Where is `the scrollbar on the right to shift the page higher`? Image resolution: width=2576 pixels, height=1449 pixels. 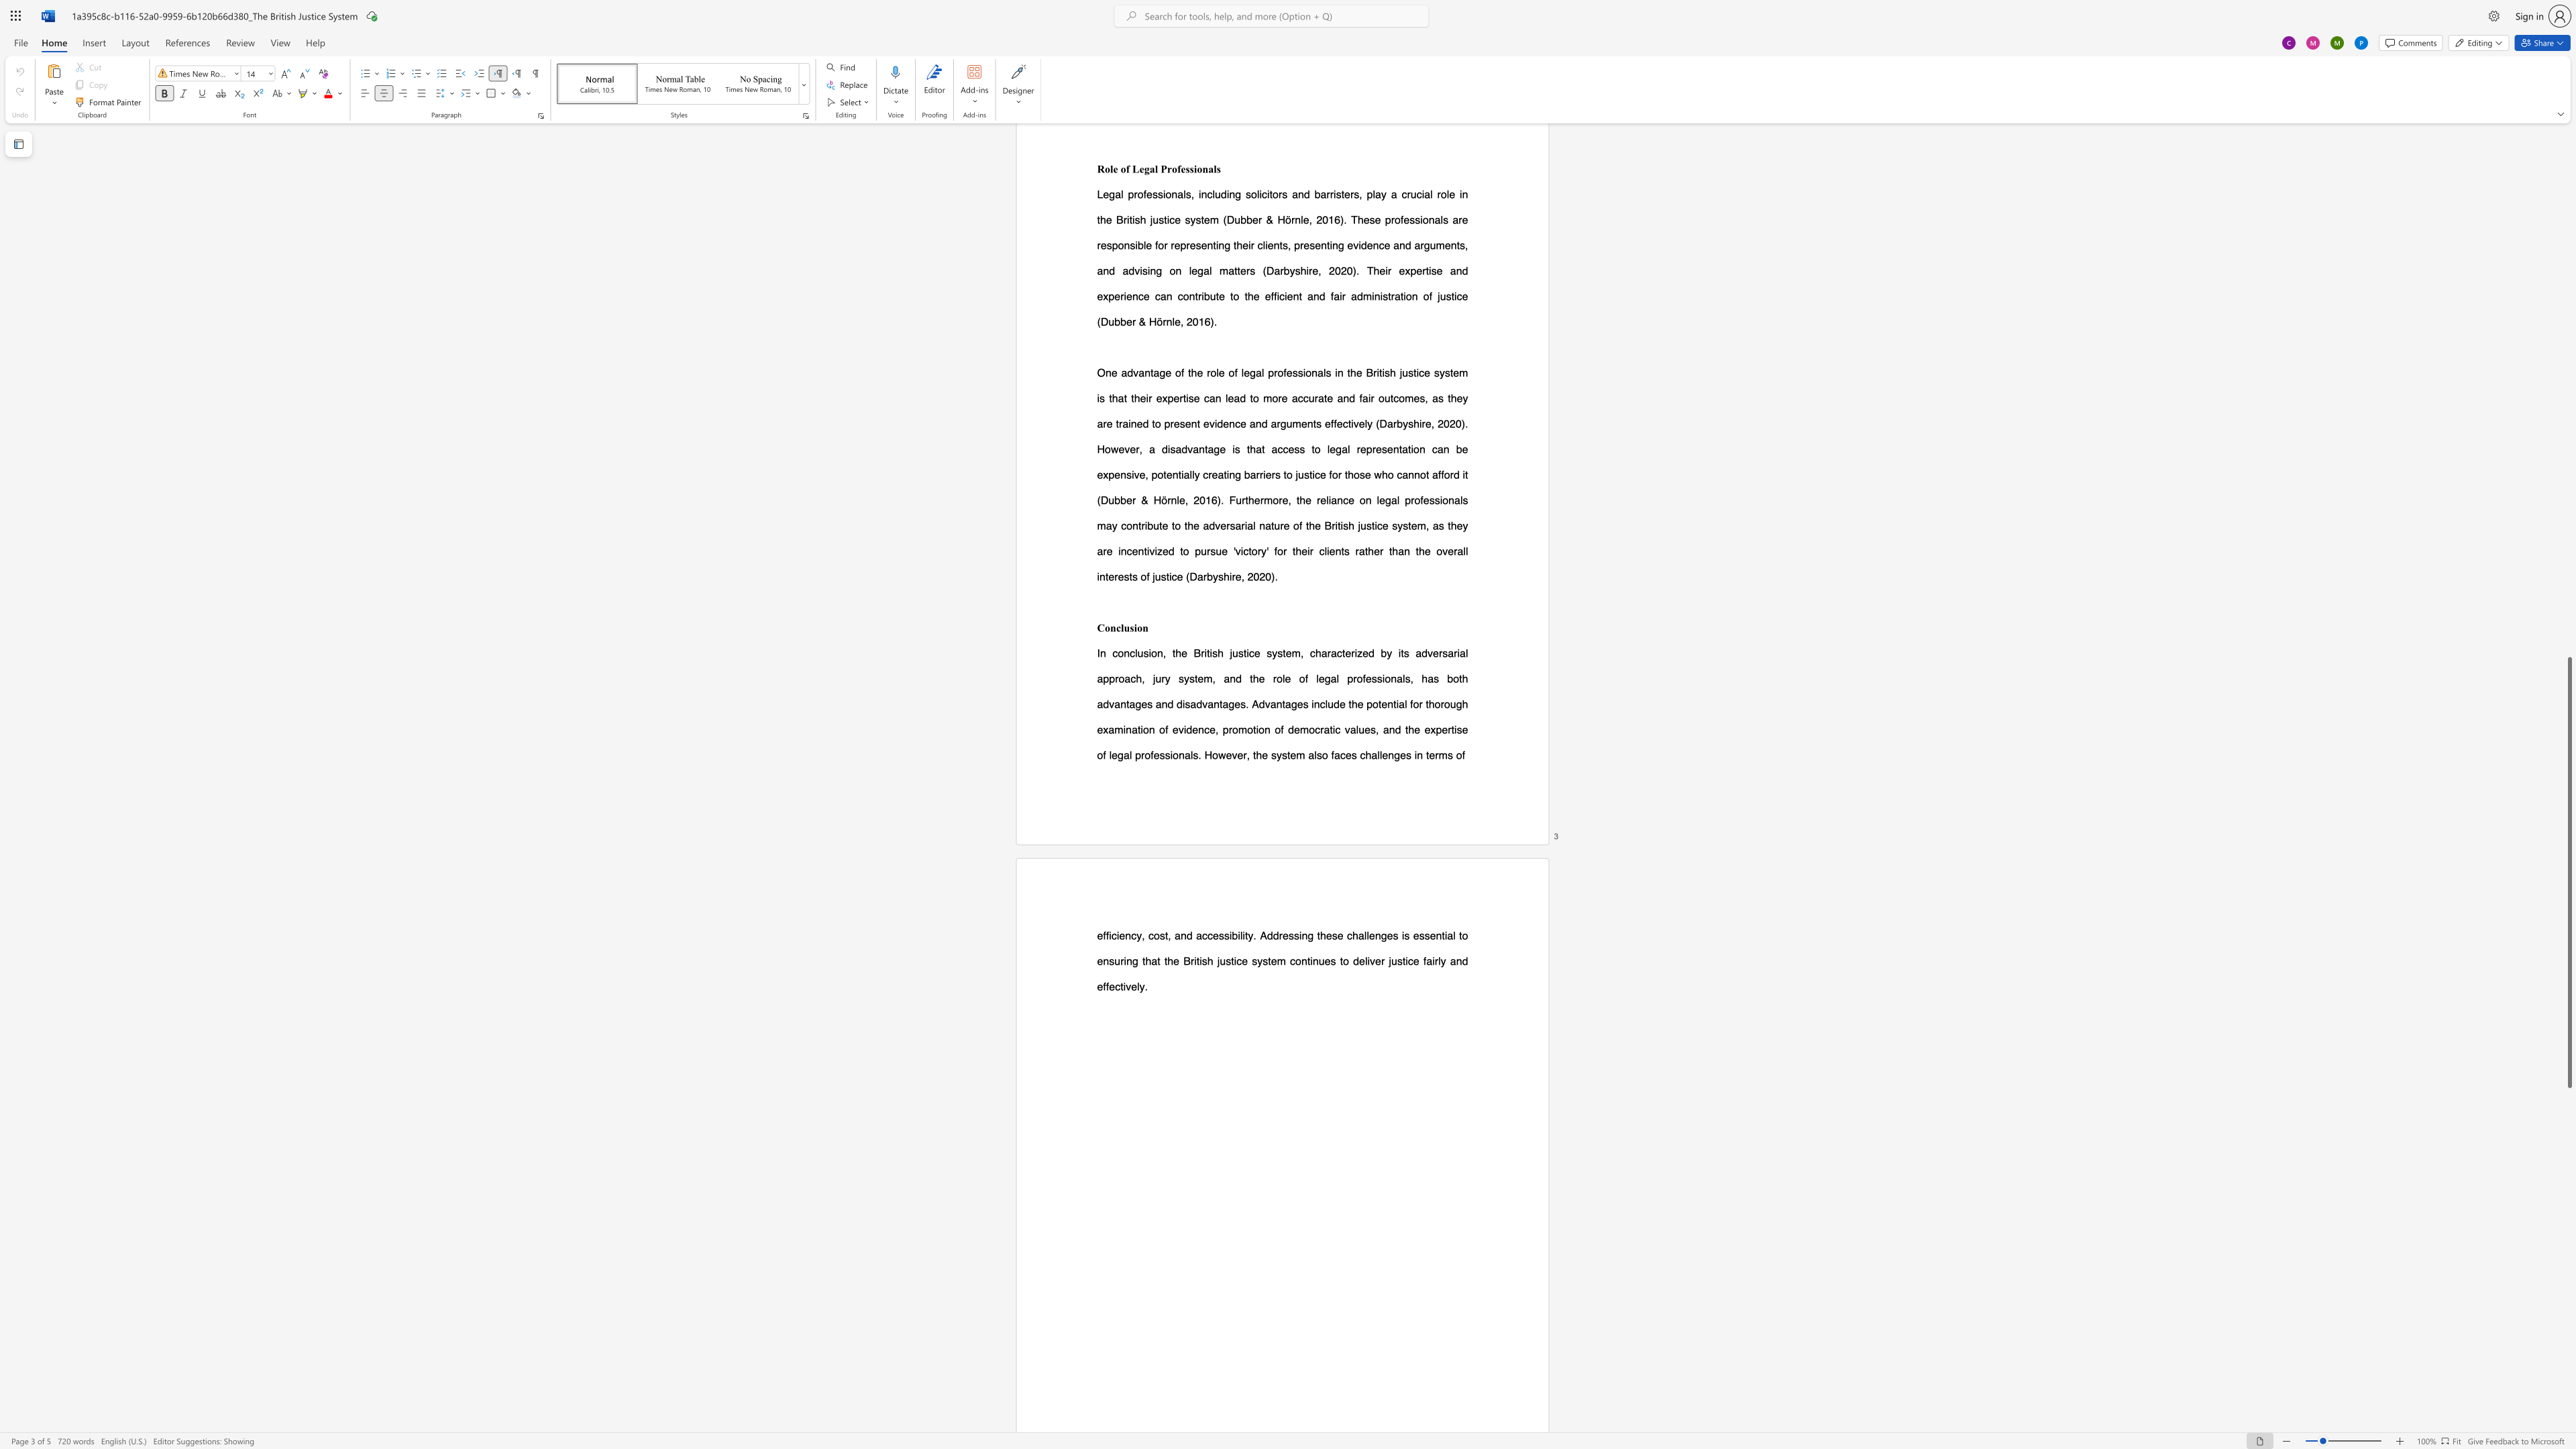
the scrollbar on the right to shift the page higher is located at coordinates (2568, 241).